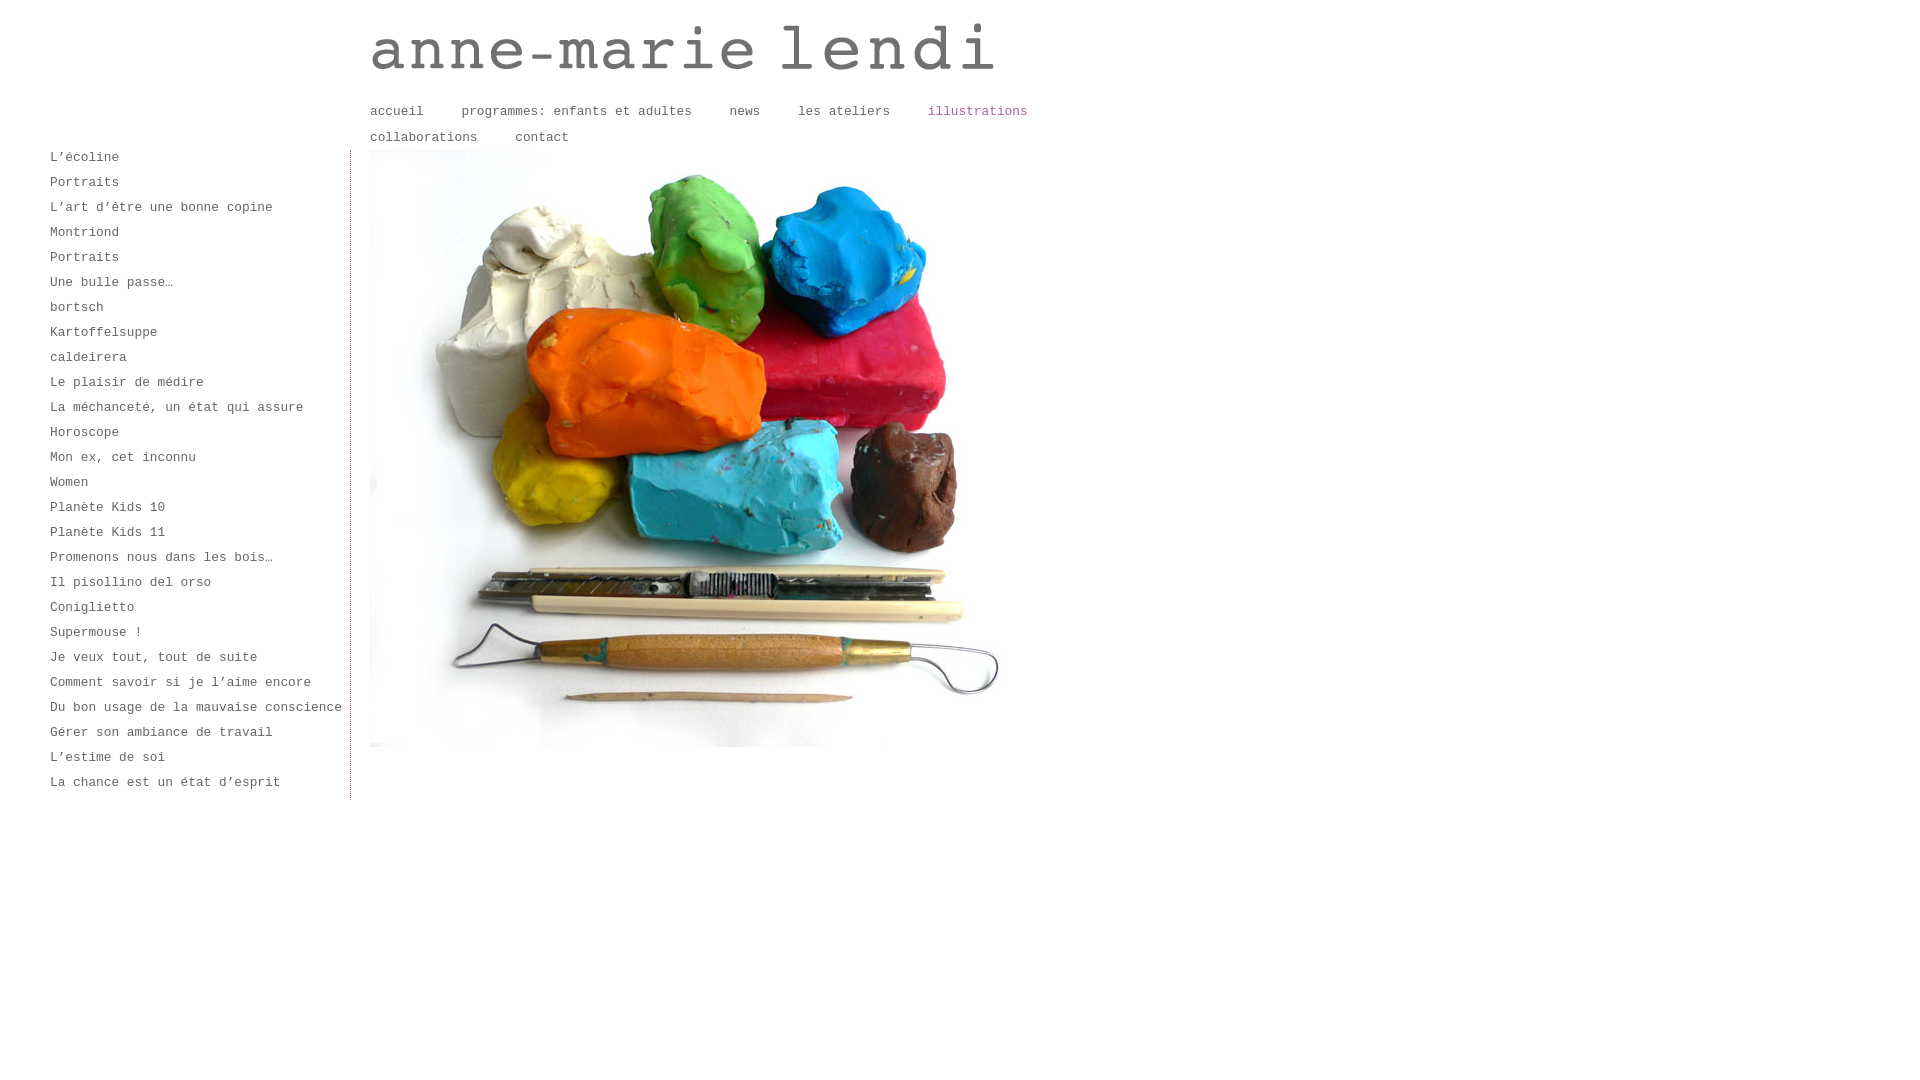 The image size is (1920, 1080). I want to click on 'contact', so click(542, 136).